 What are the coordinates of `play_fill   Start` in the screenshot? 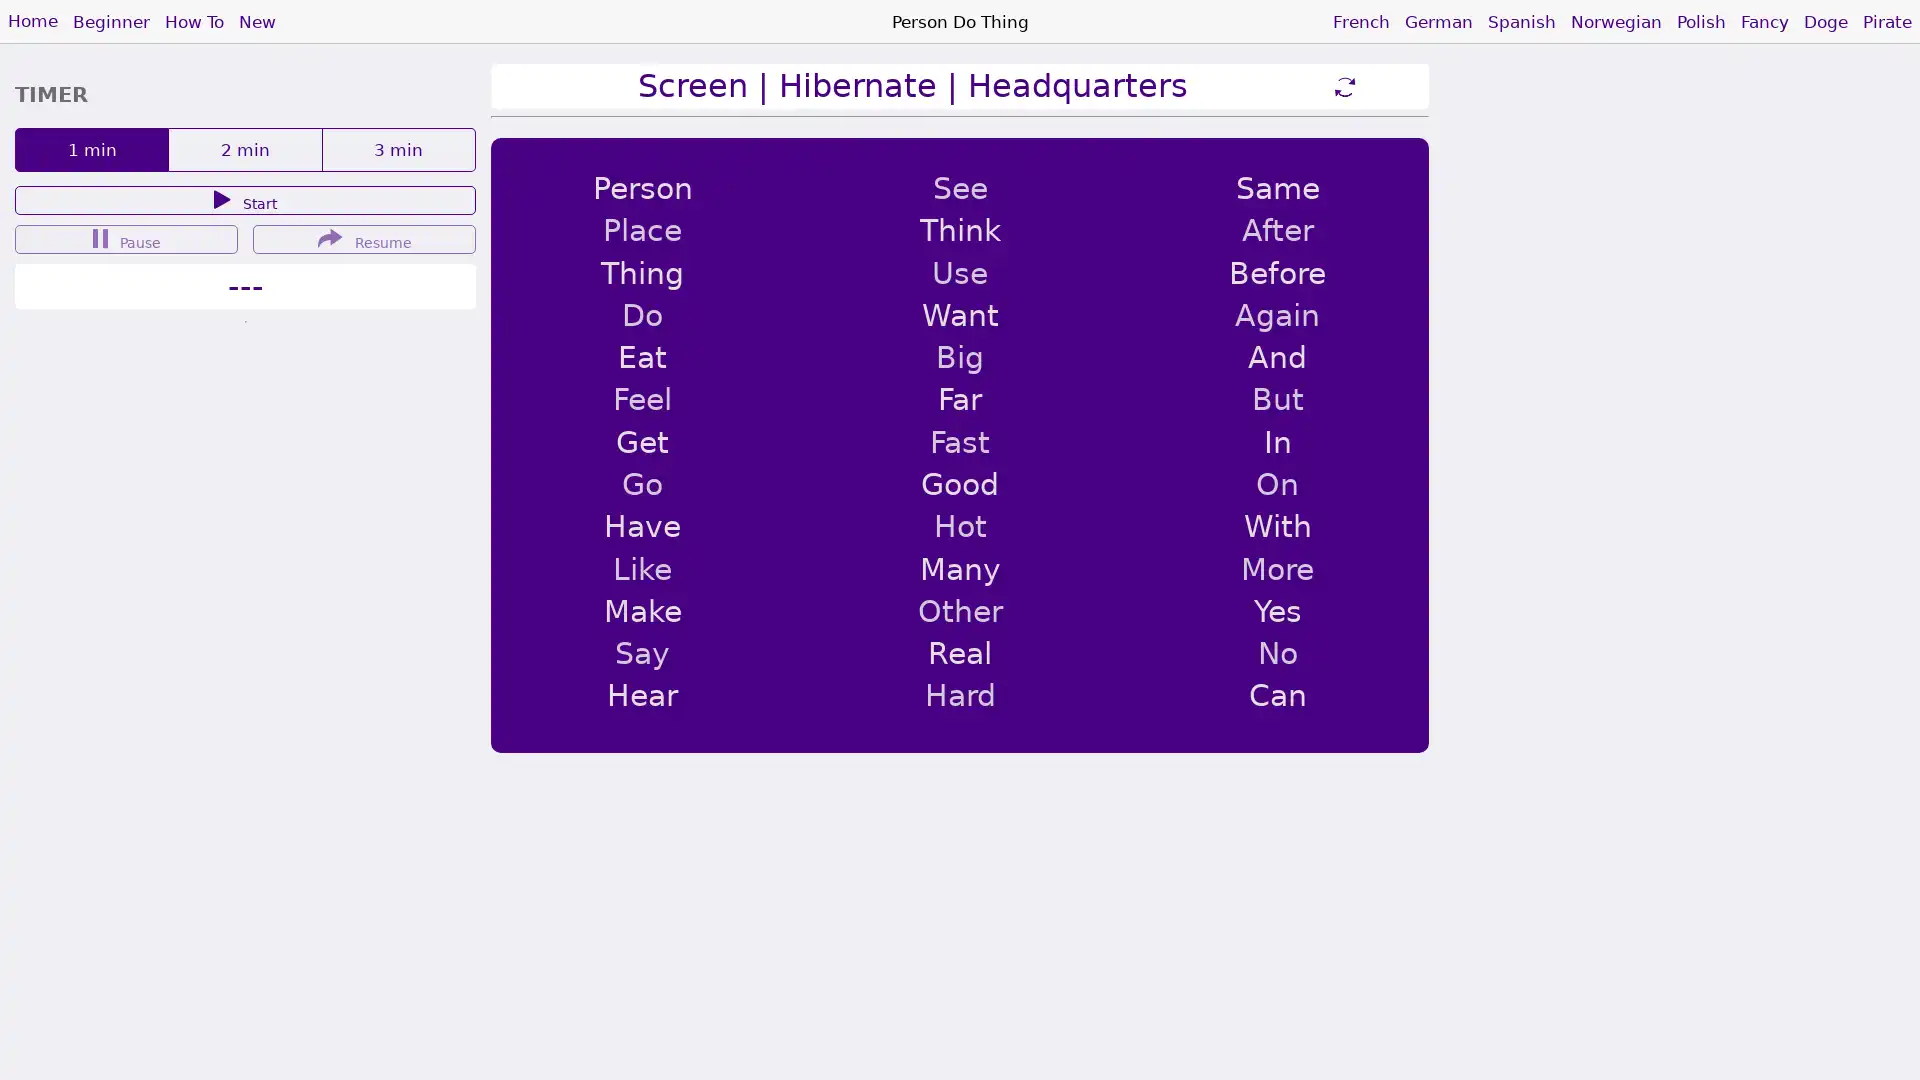 It's located at (244, 200).